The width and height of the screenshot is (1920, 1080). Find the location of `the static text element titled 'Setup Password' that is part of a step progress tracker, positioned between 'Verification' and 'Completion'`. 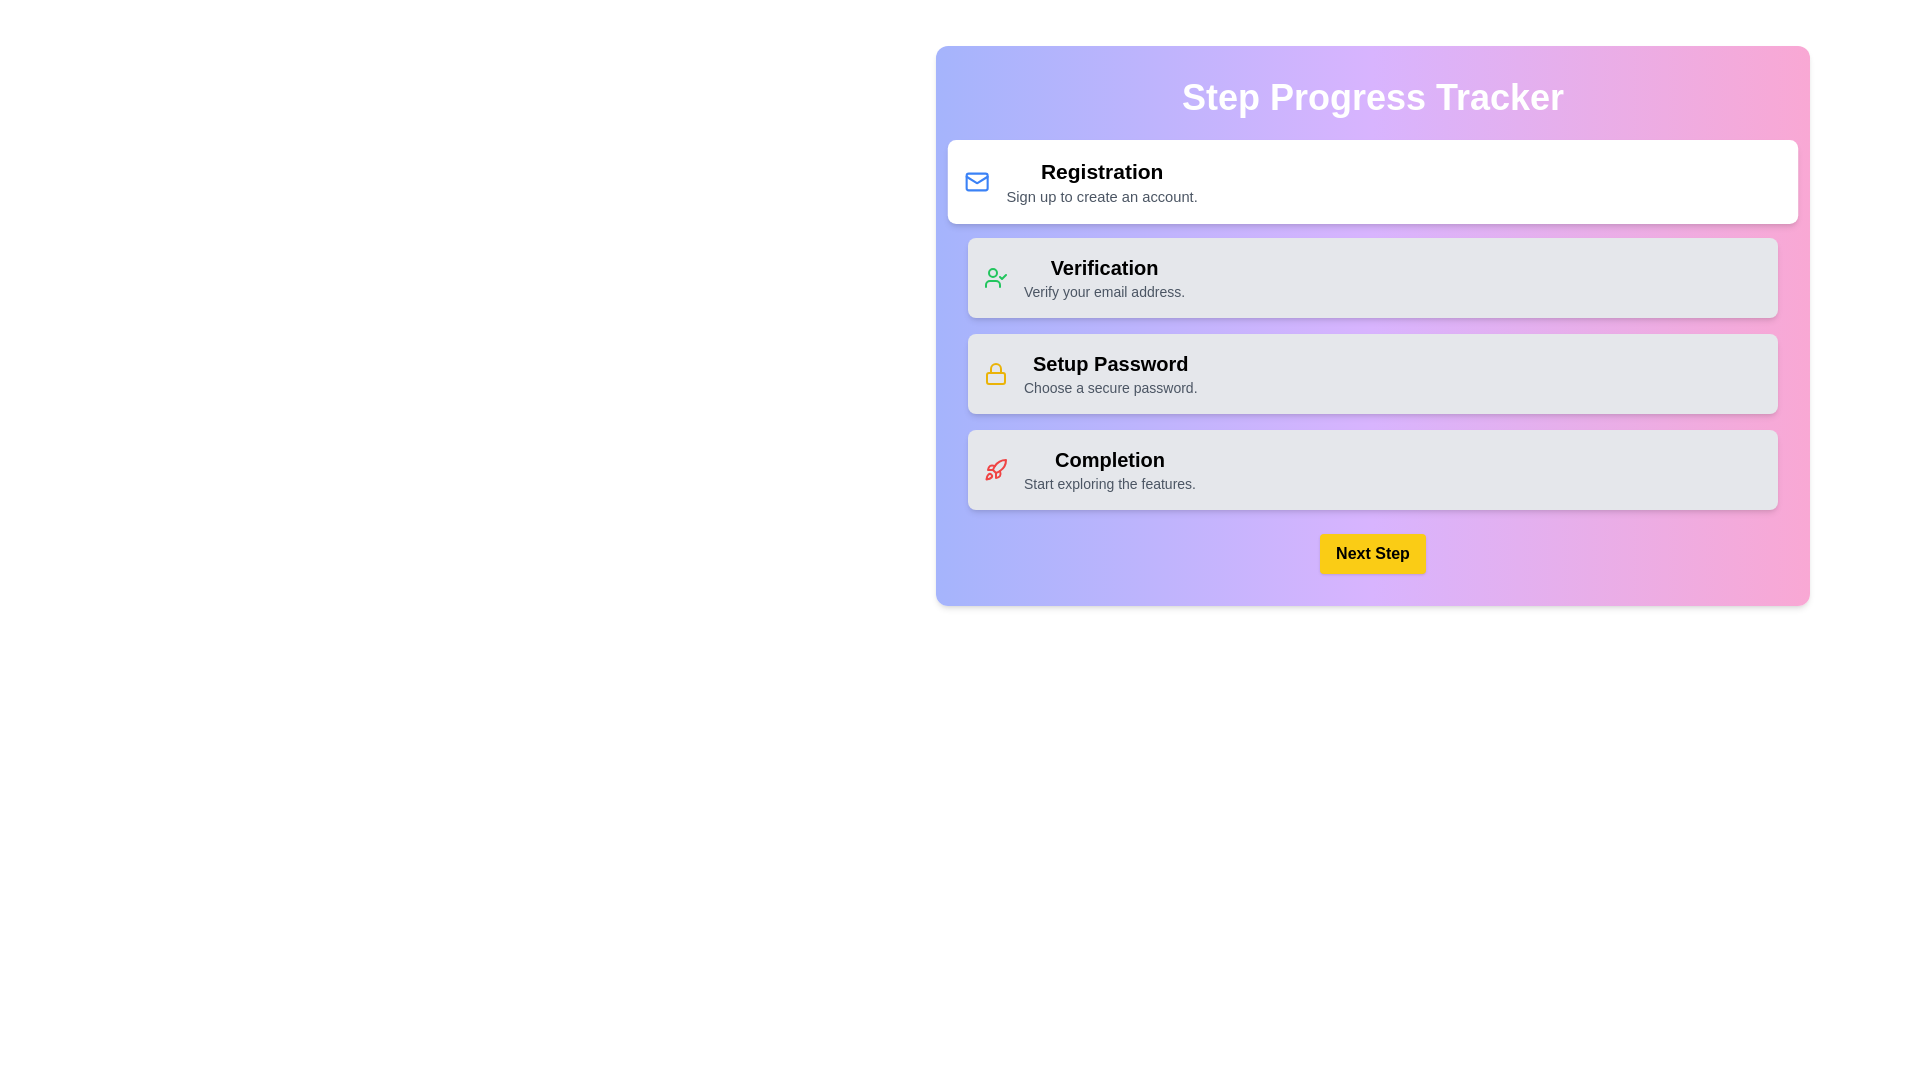

the static text element titled 'Setup Password' that is part of a step progress tracker, positioned between 'Verification' and 'Completion' is located at coordinates (1109, 374).